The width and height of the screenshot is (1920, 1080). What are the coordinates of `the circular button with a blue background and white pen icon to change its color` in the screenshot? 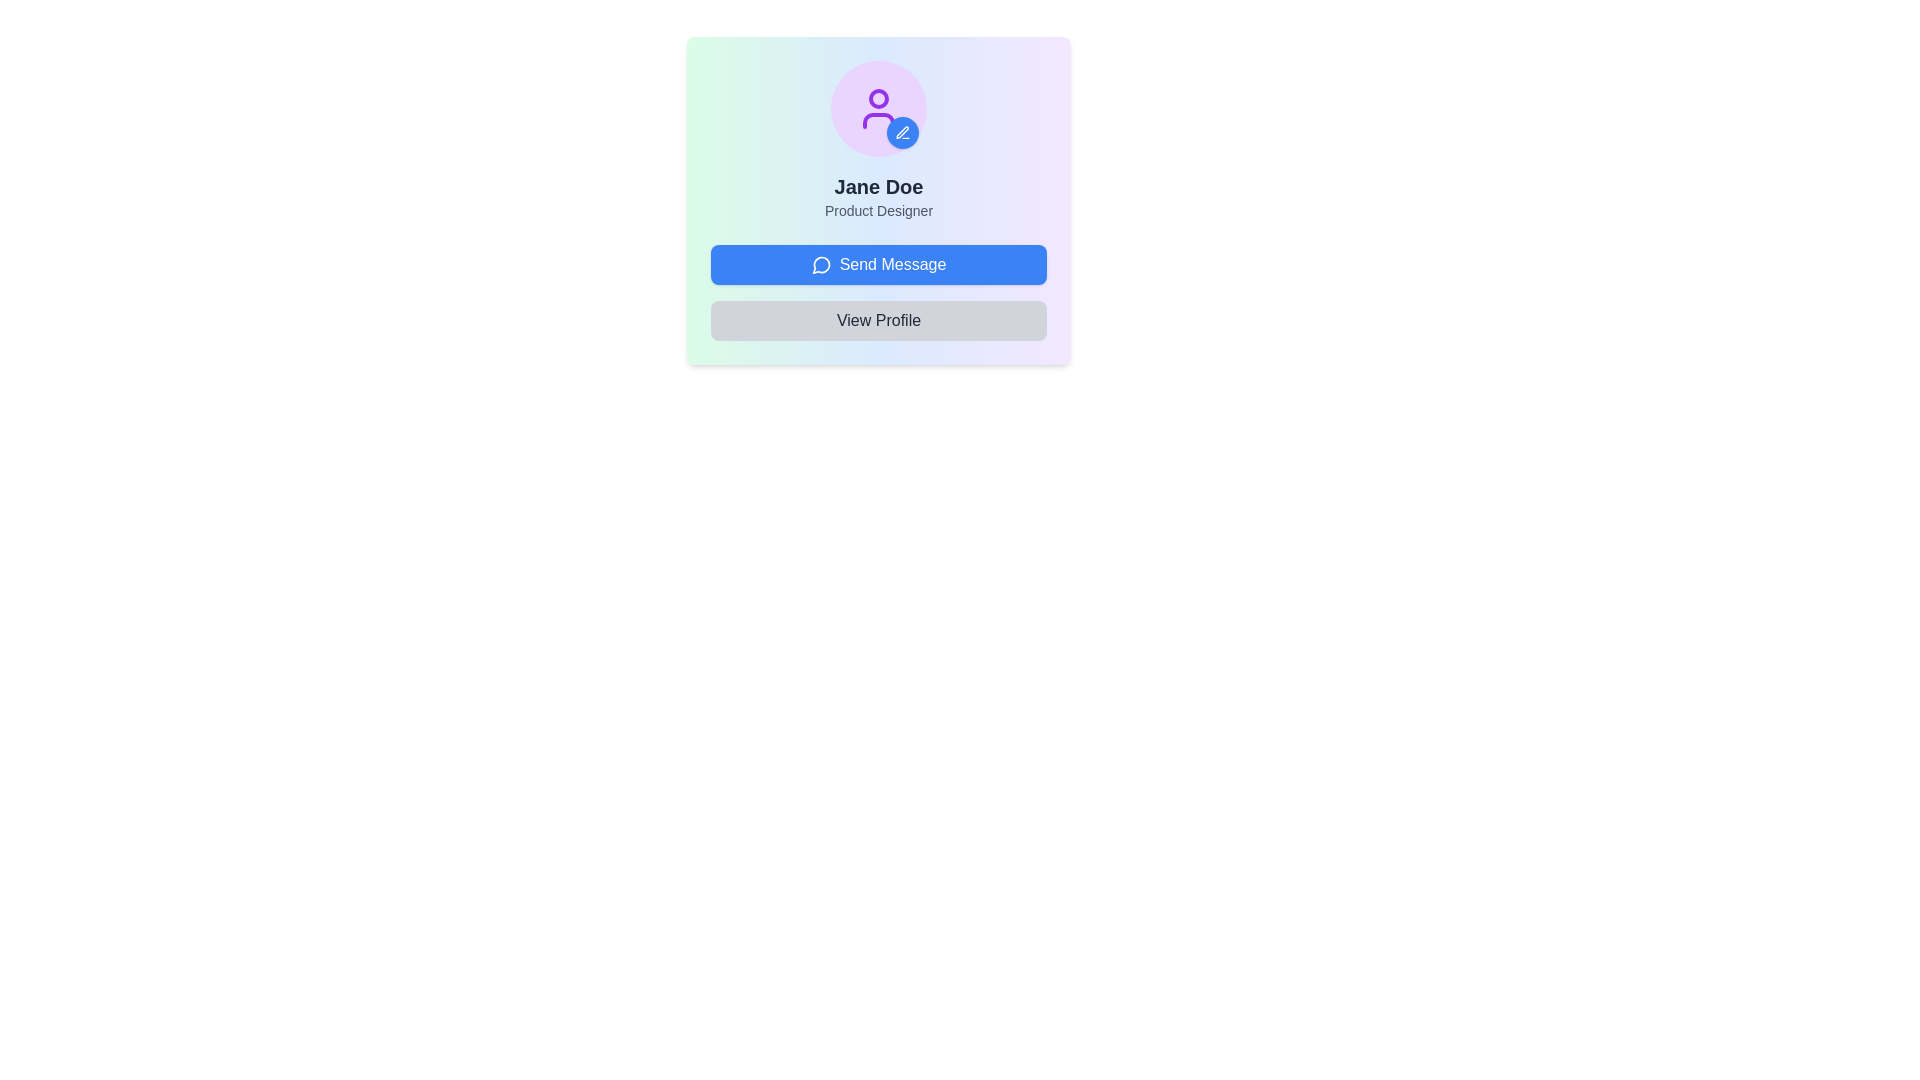 It's located at (901, 132).